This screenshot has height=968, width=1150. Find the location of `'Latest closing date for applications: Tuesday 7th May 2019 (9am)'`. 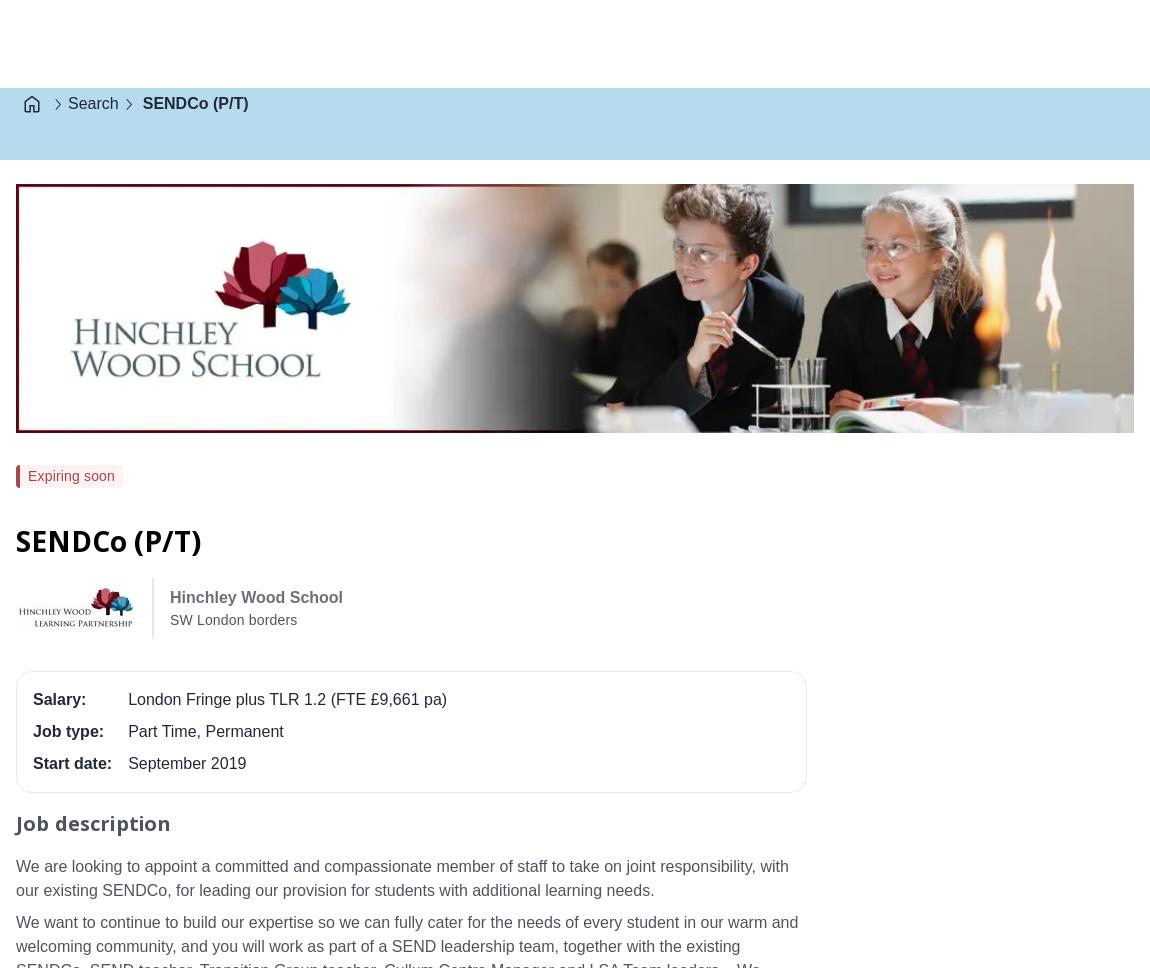

'Latest closing date for applications: Tuesday 7th May 2019 (9am)' is located at coordinates (261, 98).